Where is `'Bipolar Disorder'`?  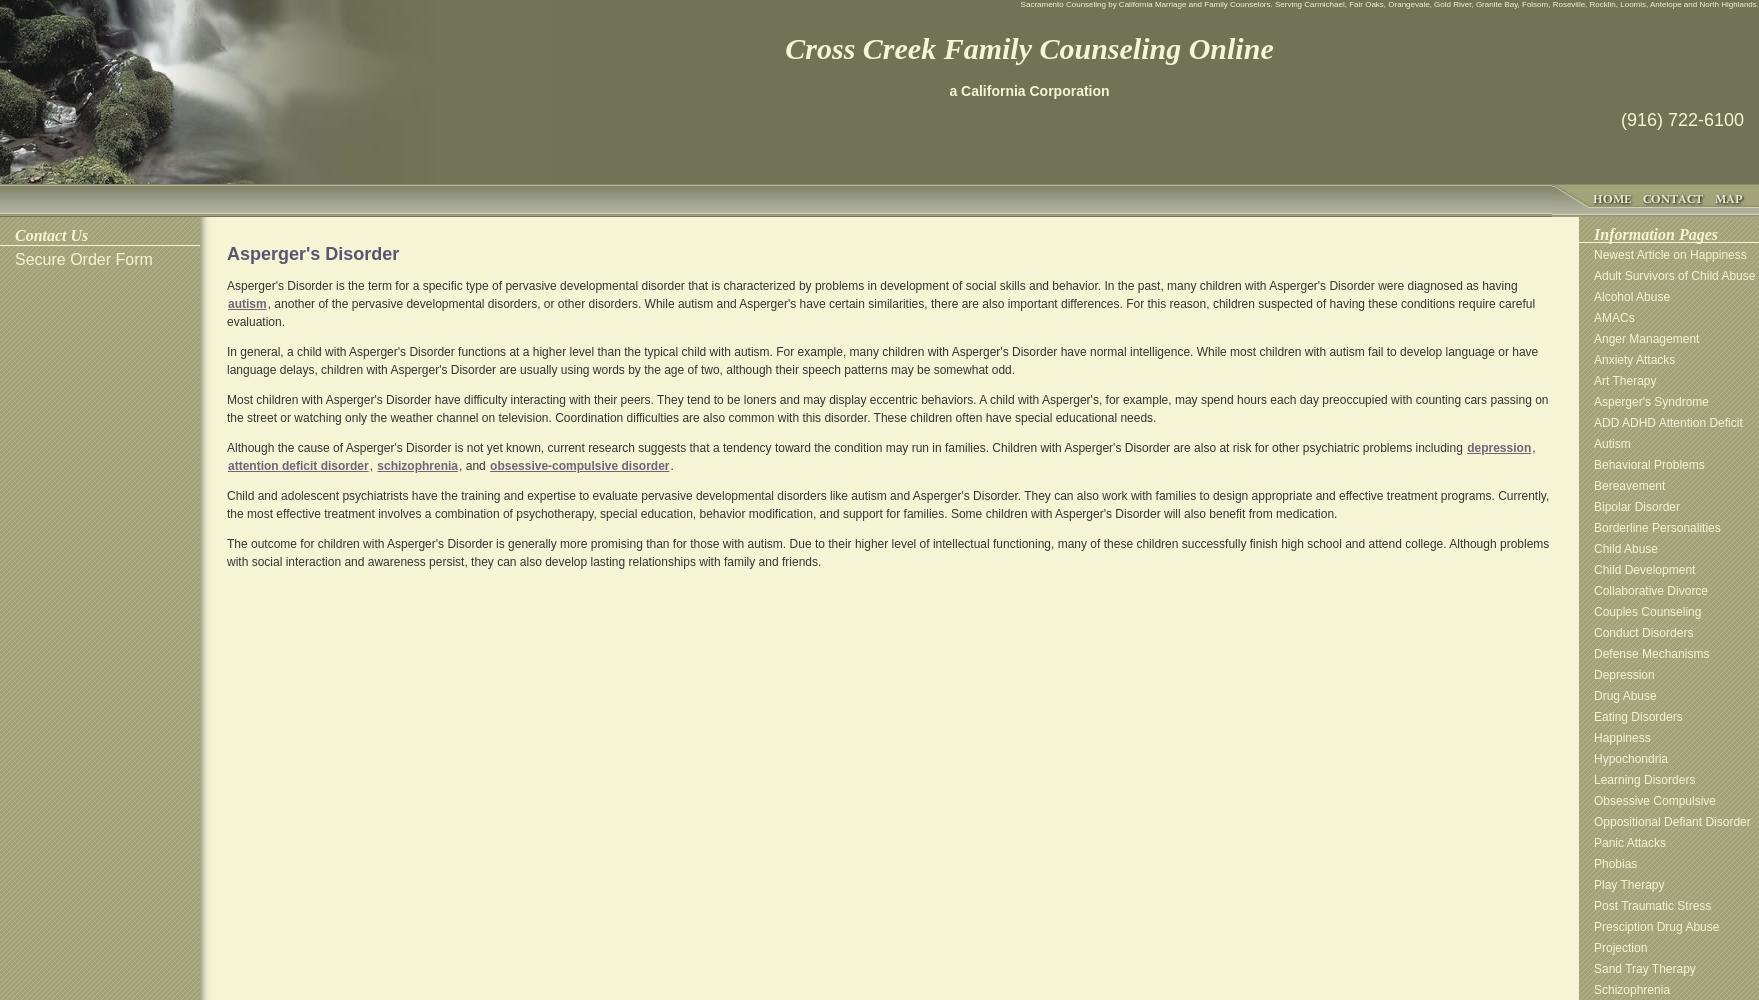
'Bipolar Disorder' is located at coordinates (1635, 507).